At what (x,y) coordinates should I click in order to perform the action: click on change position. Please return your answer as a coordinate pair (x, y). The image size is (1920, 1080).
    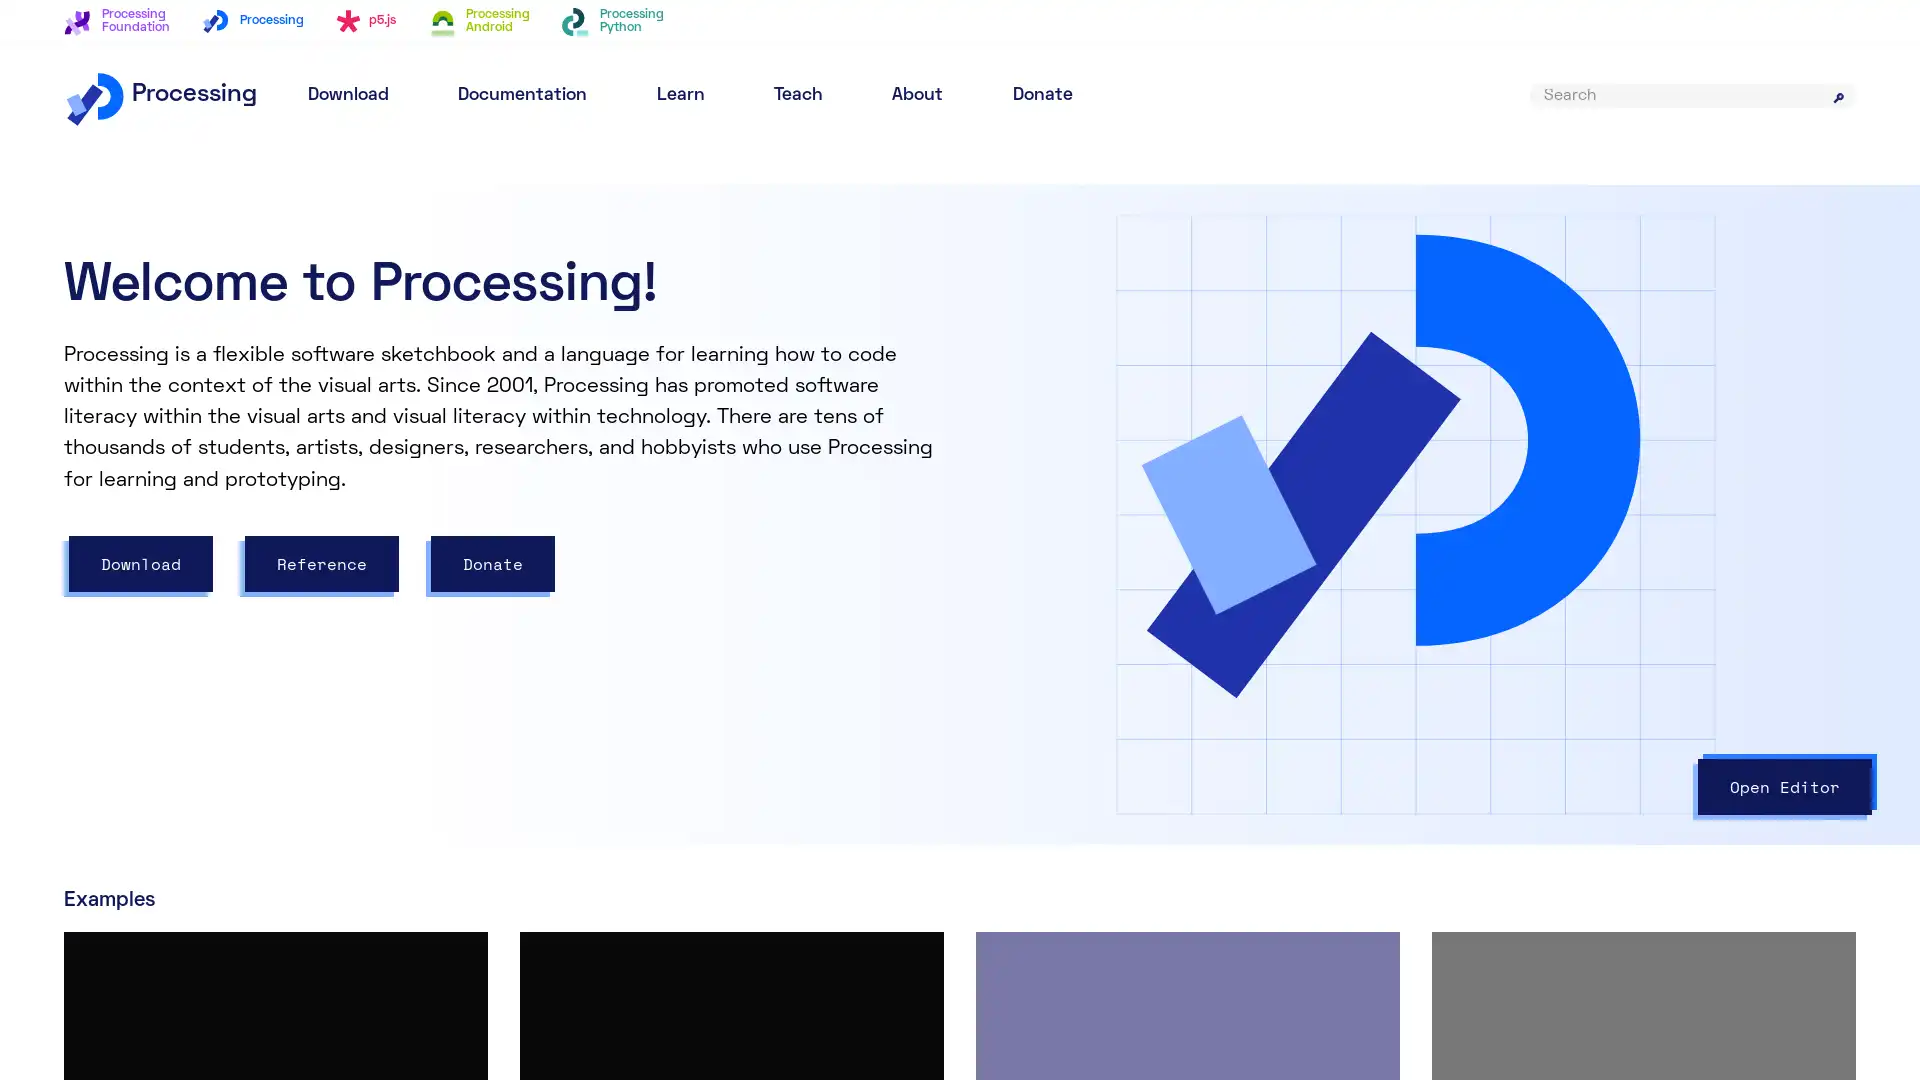
    Looking at the image, I should click on (1084, 524).